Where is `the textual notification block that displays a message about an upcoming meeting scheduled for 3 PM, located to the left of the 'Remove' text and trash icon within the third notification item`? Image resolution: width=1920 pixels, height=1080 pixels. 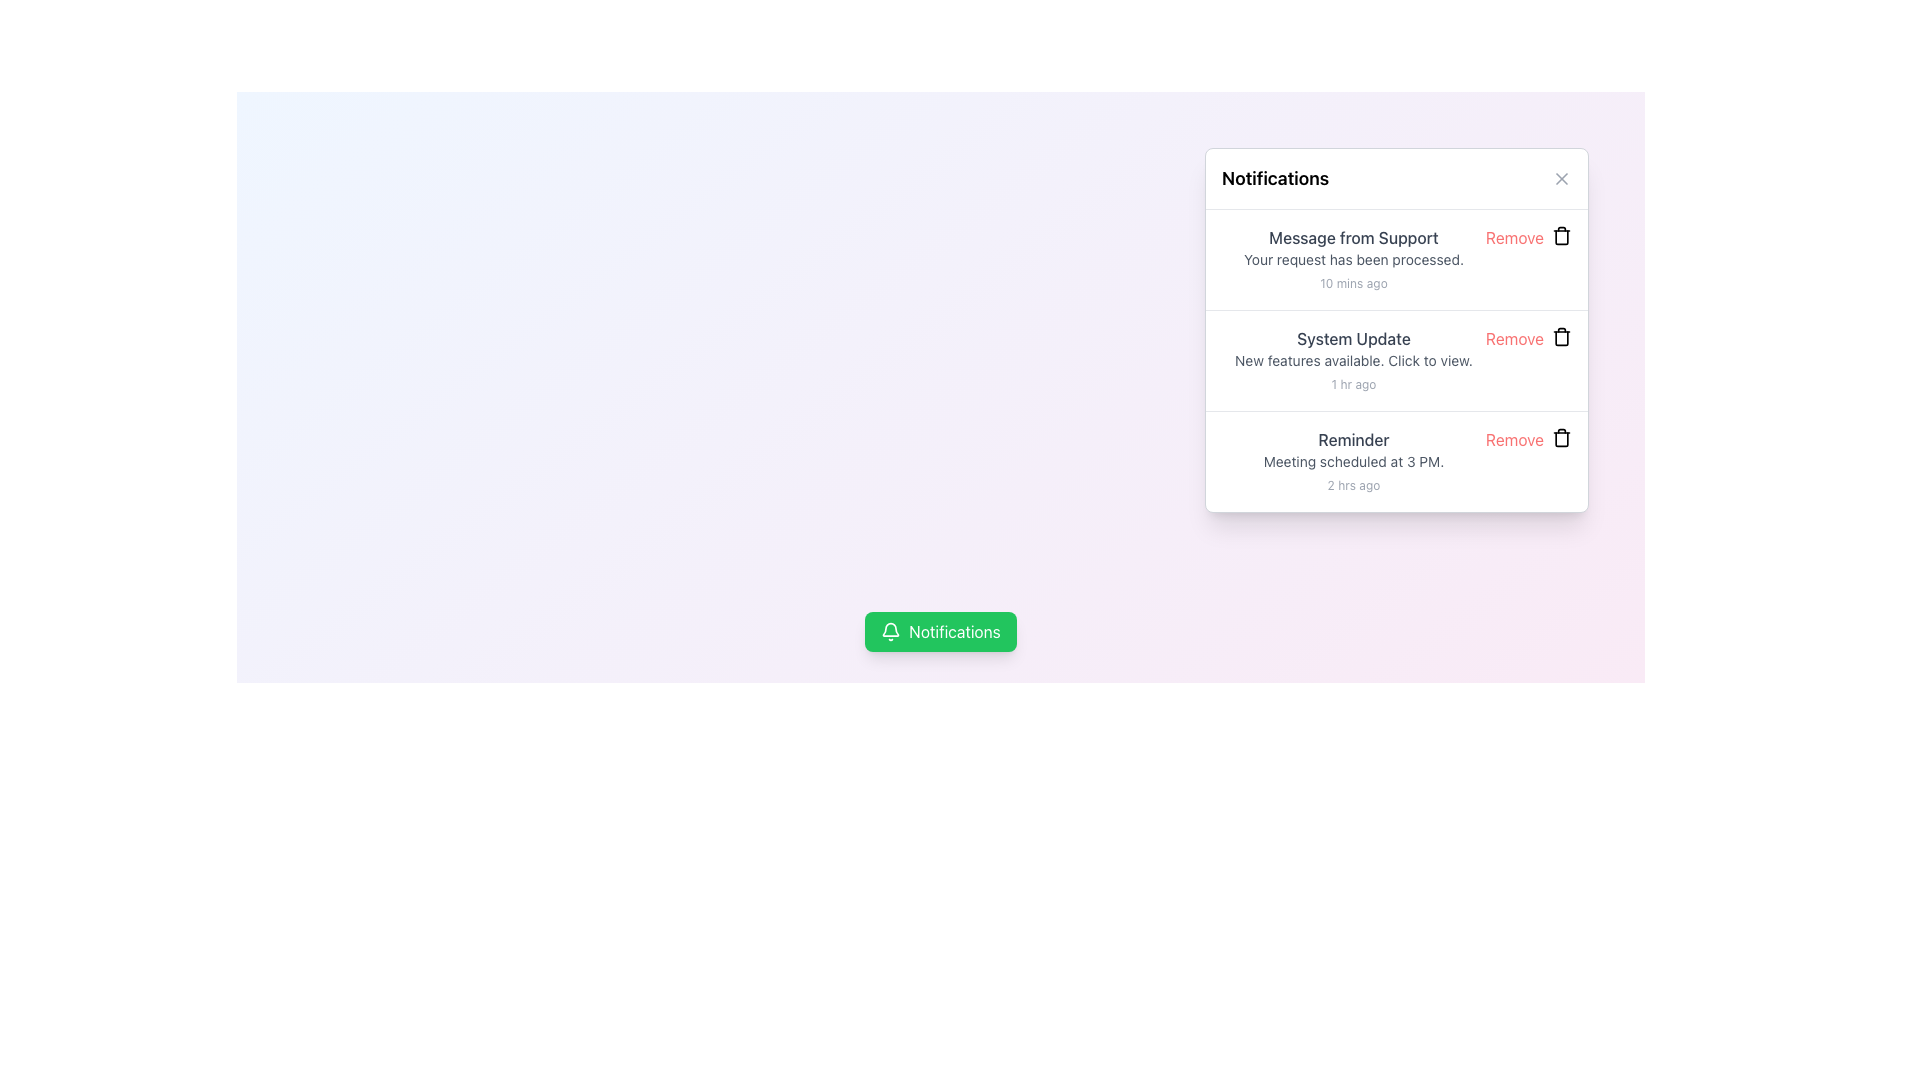
the textual notification block that displays a message about an upcoming meeting scheduled for 3 PM, located to the left of the 'Remove' text and trash icon within the third notification item is located at coordinates (1353, 462).